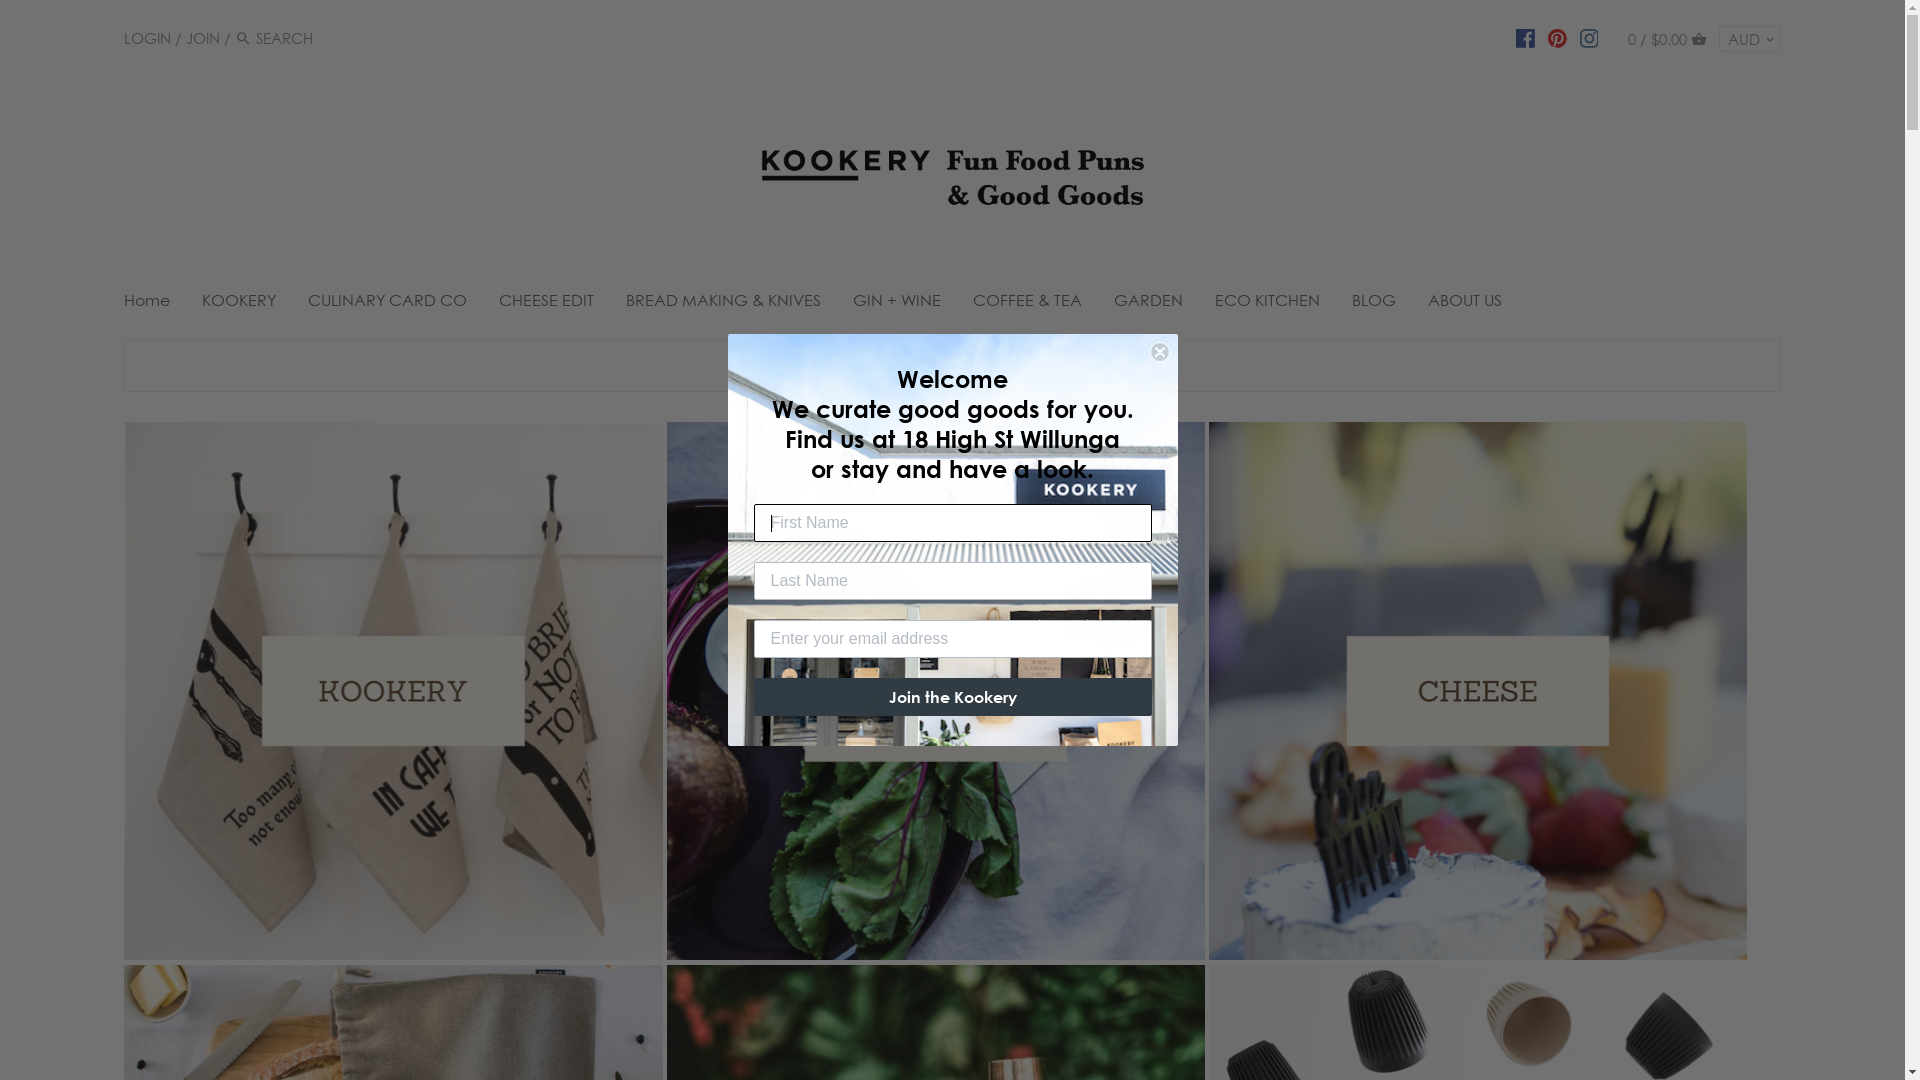  I want to click on 'PINTEREST', so click(1556, 37).